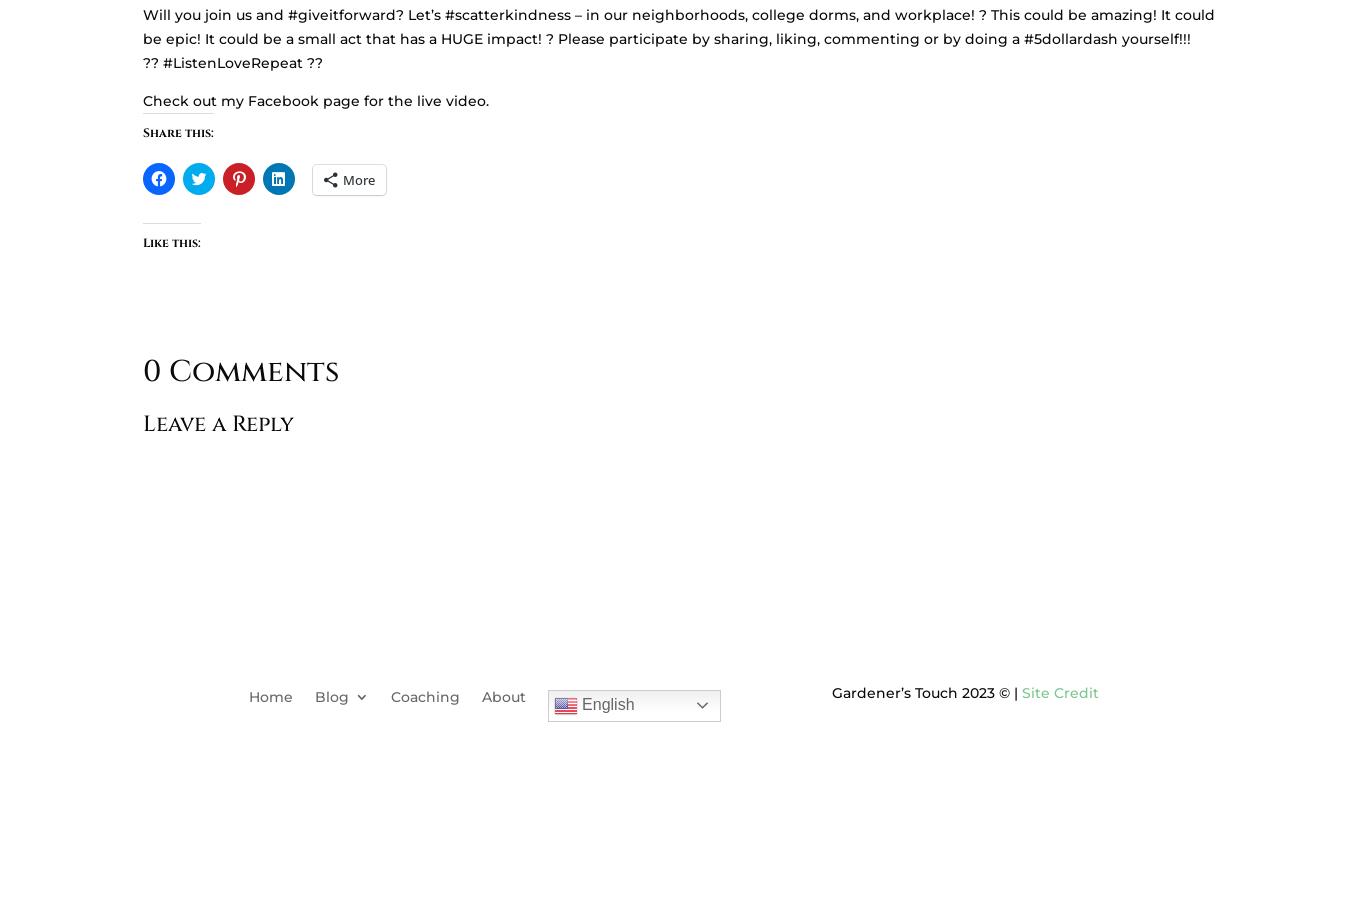  Describe the element at coordinates (926, 690) in the screenshot. I see `'Gardener’s Touch 2023 © |'` at that location.